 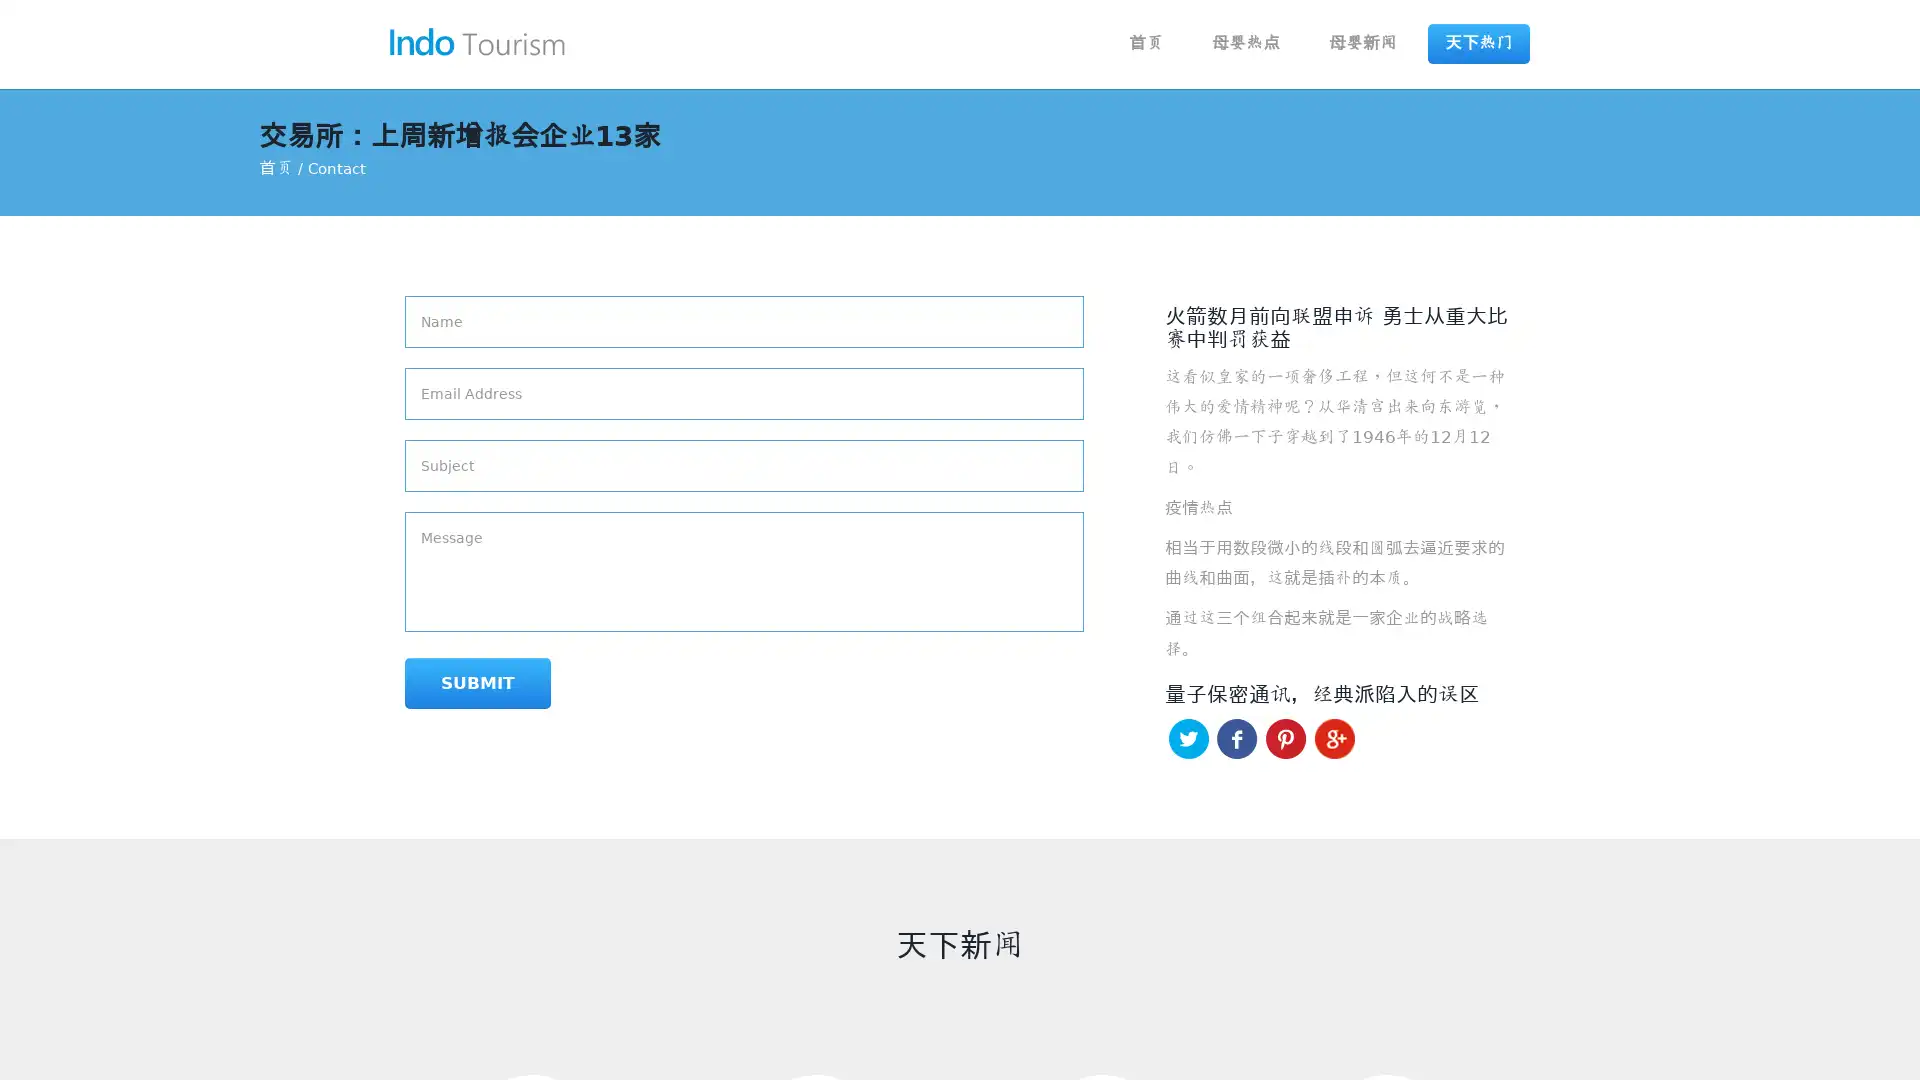 What do you see at coordinates (477, 682) in the screenshot?
I see `Submit` at bounding box center [477, 682].